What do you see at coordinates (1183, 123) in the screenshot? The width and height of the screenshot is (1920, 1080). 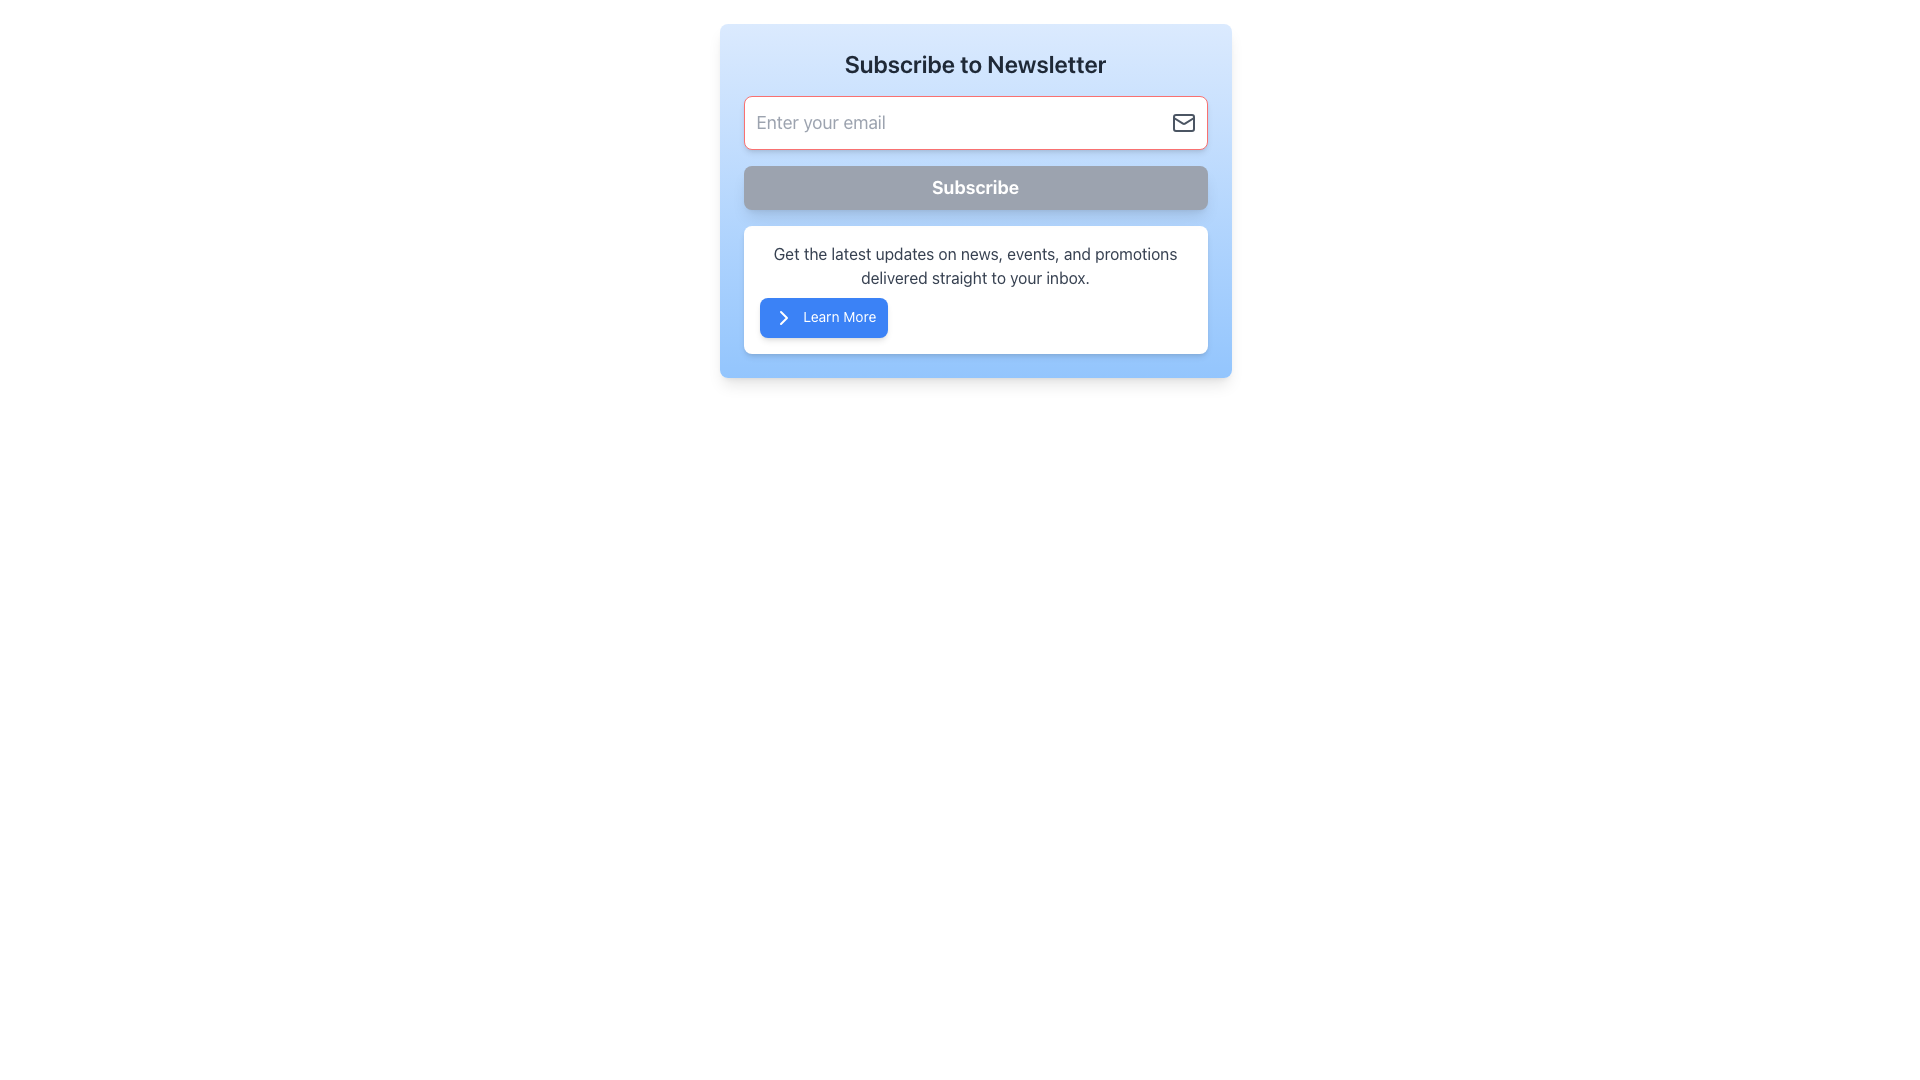 I see `the mail icon that visually indicates the email input field, positioned to the right side of the input box` at bounding box center [1183, 123].